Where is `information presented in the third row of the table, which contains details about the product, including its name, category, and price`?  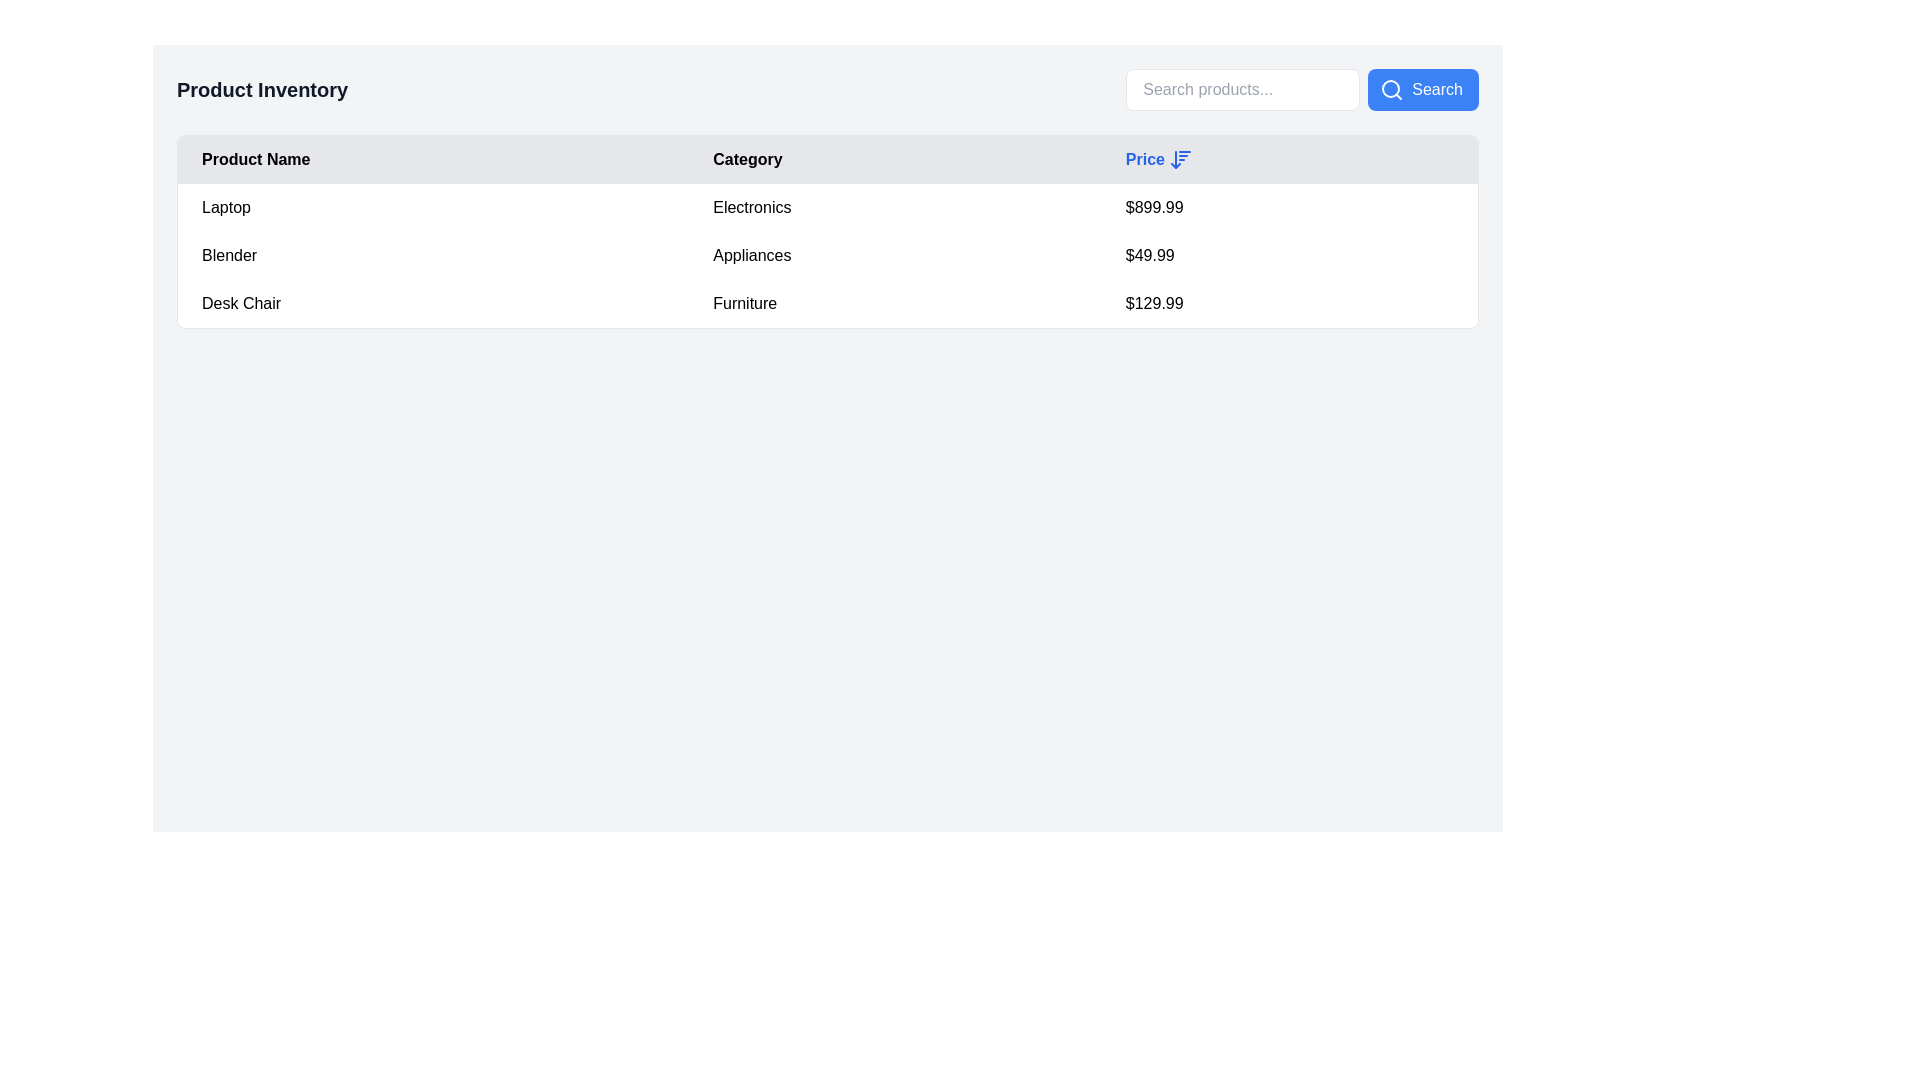 information presented in the third row of the table, which contains details about the product, including its name, category, and price is located at coordinates (828, 304).